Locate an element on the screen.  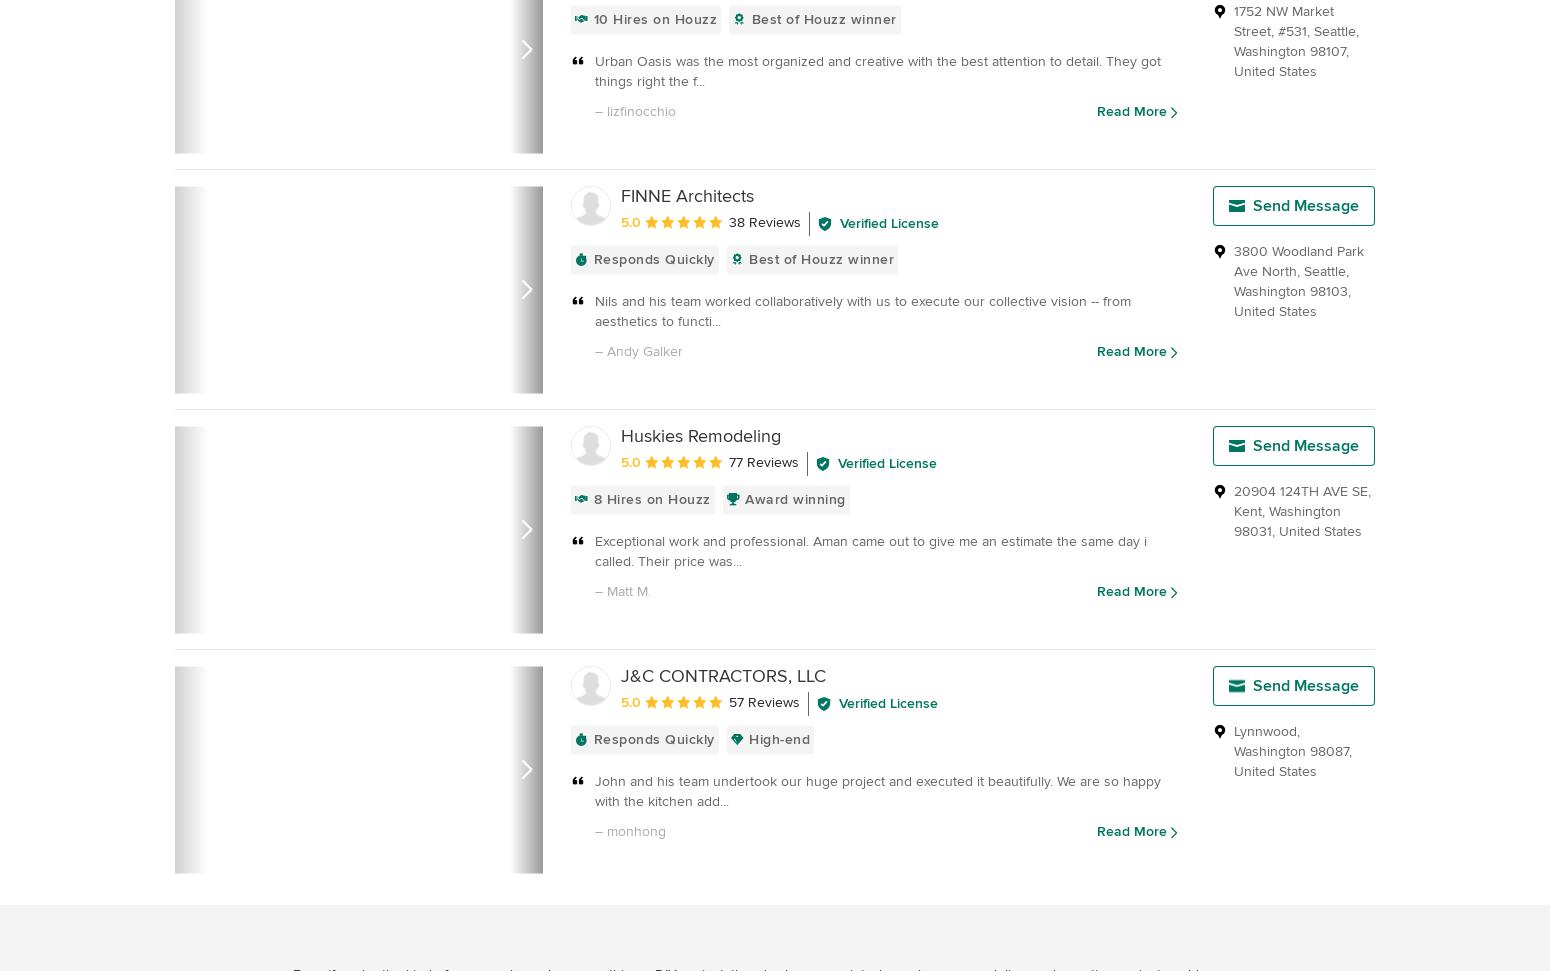
'monhong' is located at coordinates (606, 830).